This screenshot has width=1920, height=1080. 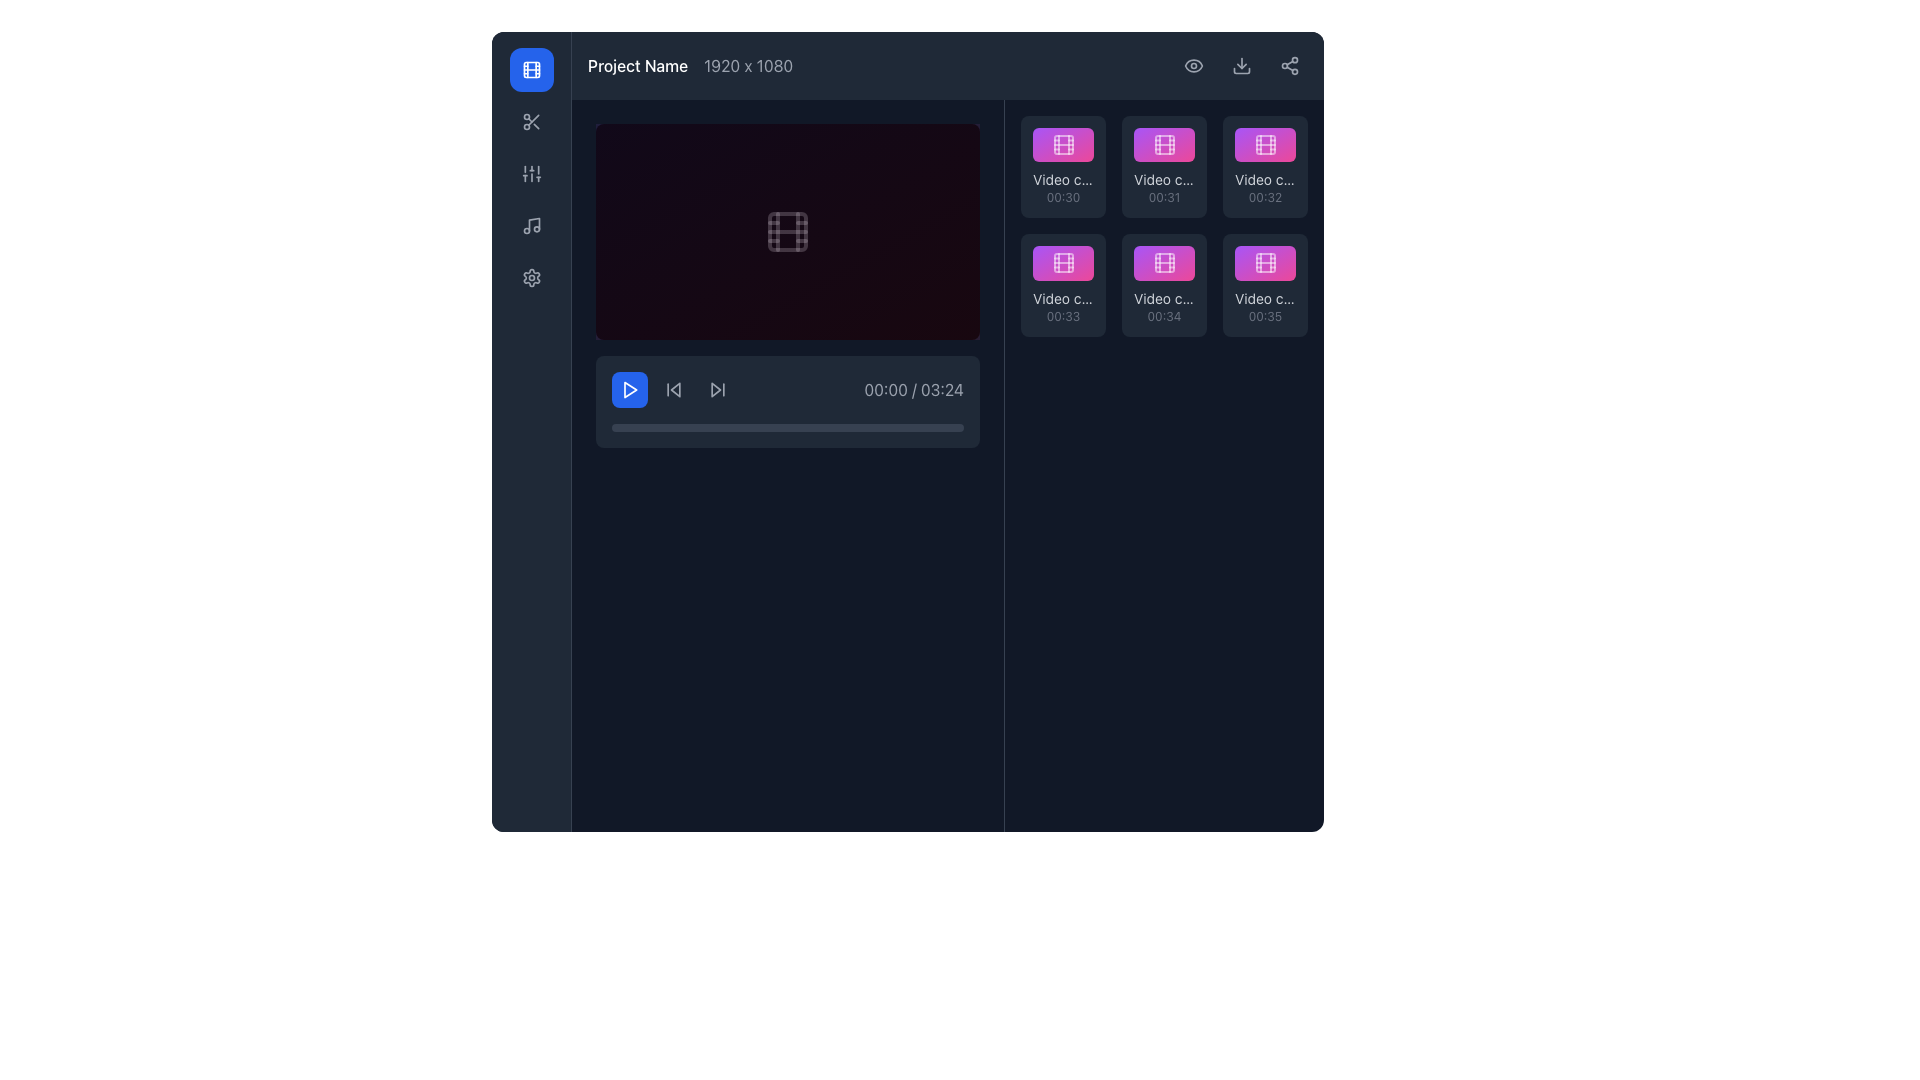 I want to click on the leftmost polygonal icon in the SVG graphical group, which is part of the media control panel located centrally under the video playback frame, so click(x=716, y=389).